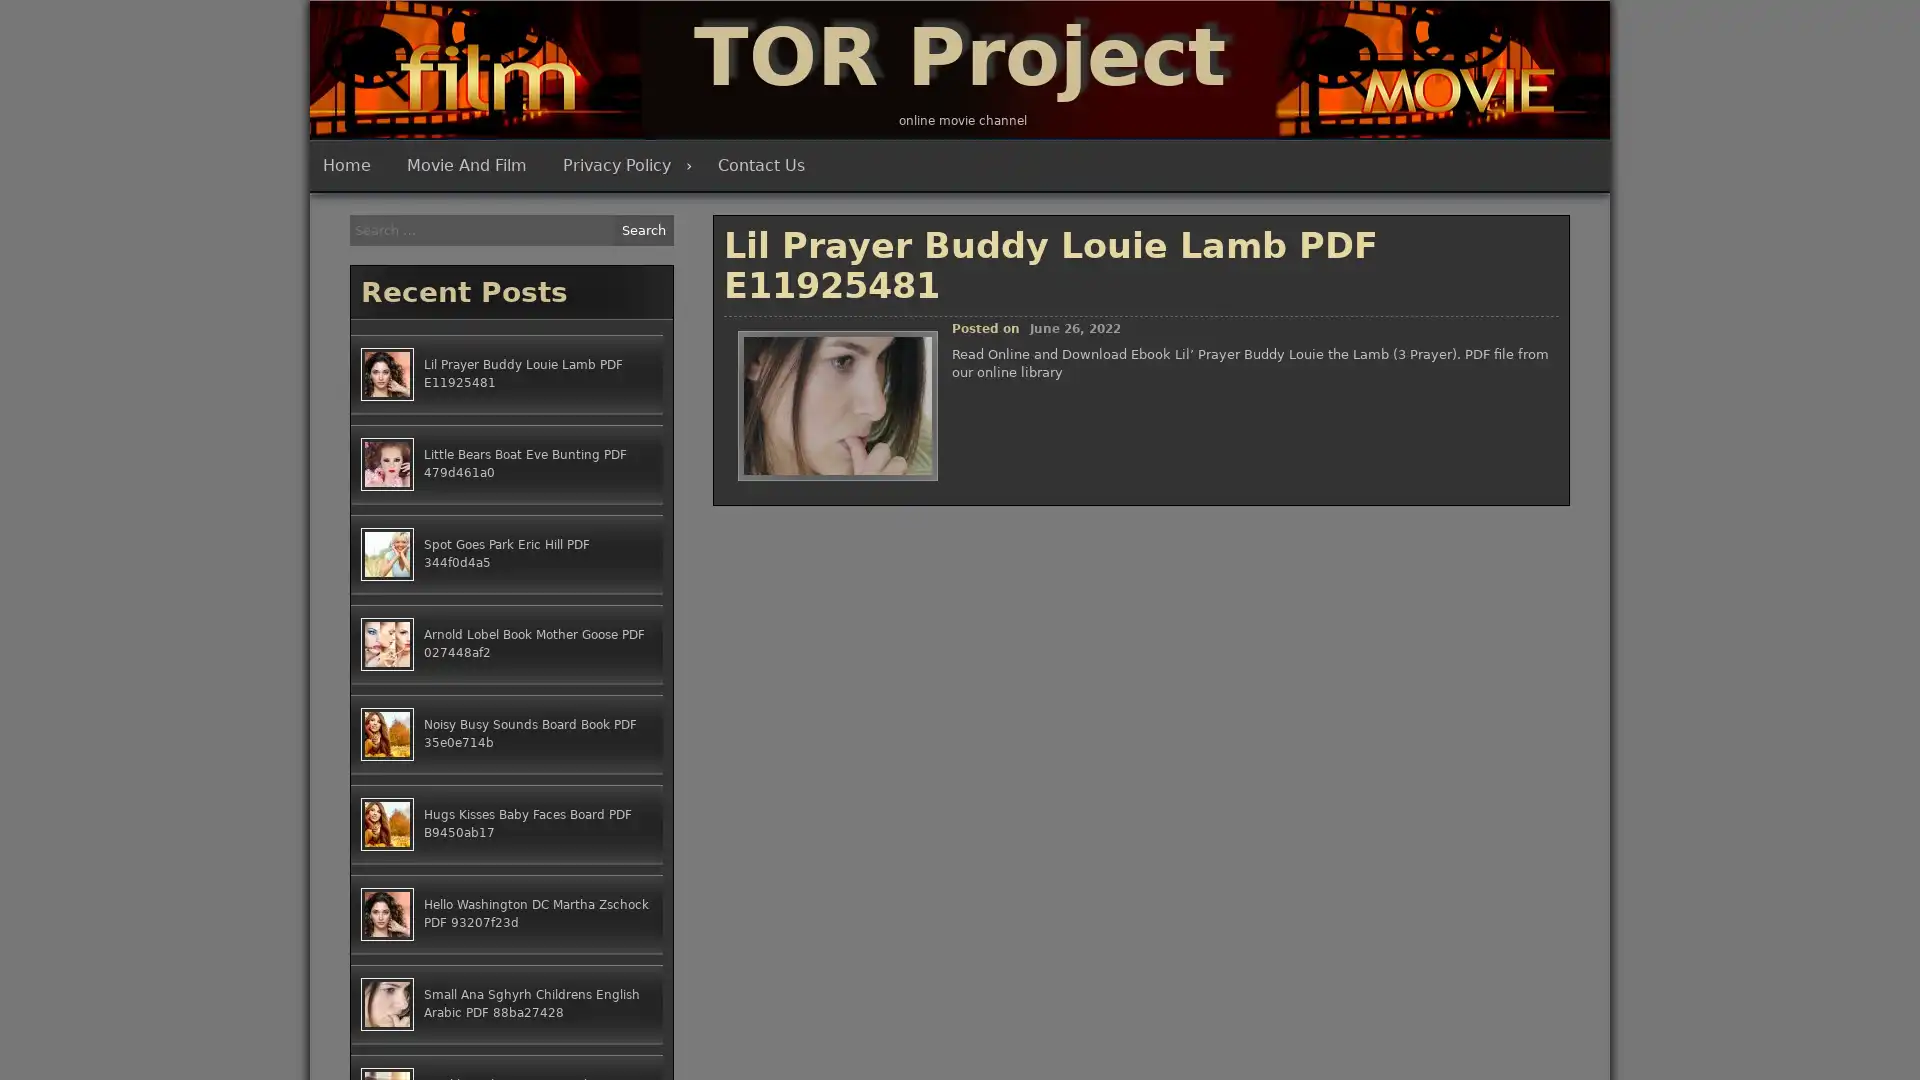  Describe the element at coordinates (643, 229) in the screenshot. I see `Search` at that location.